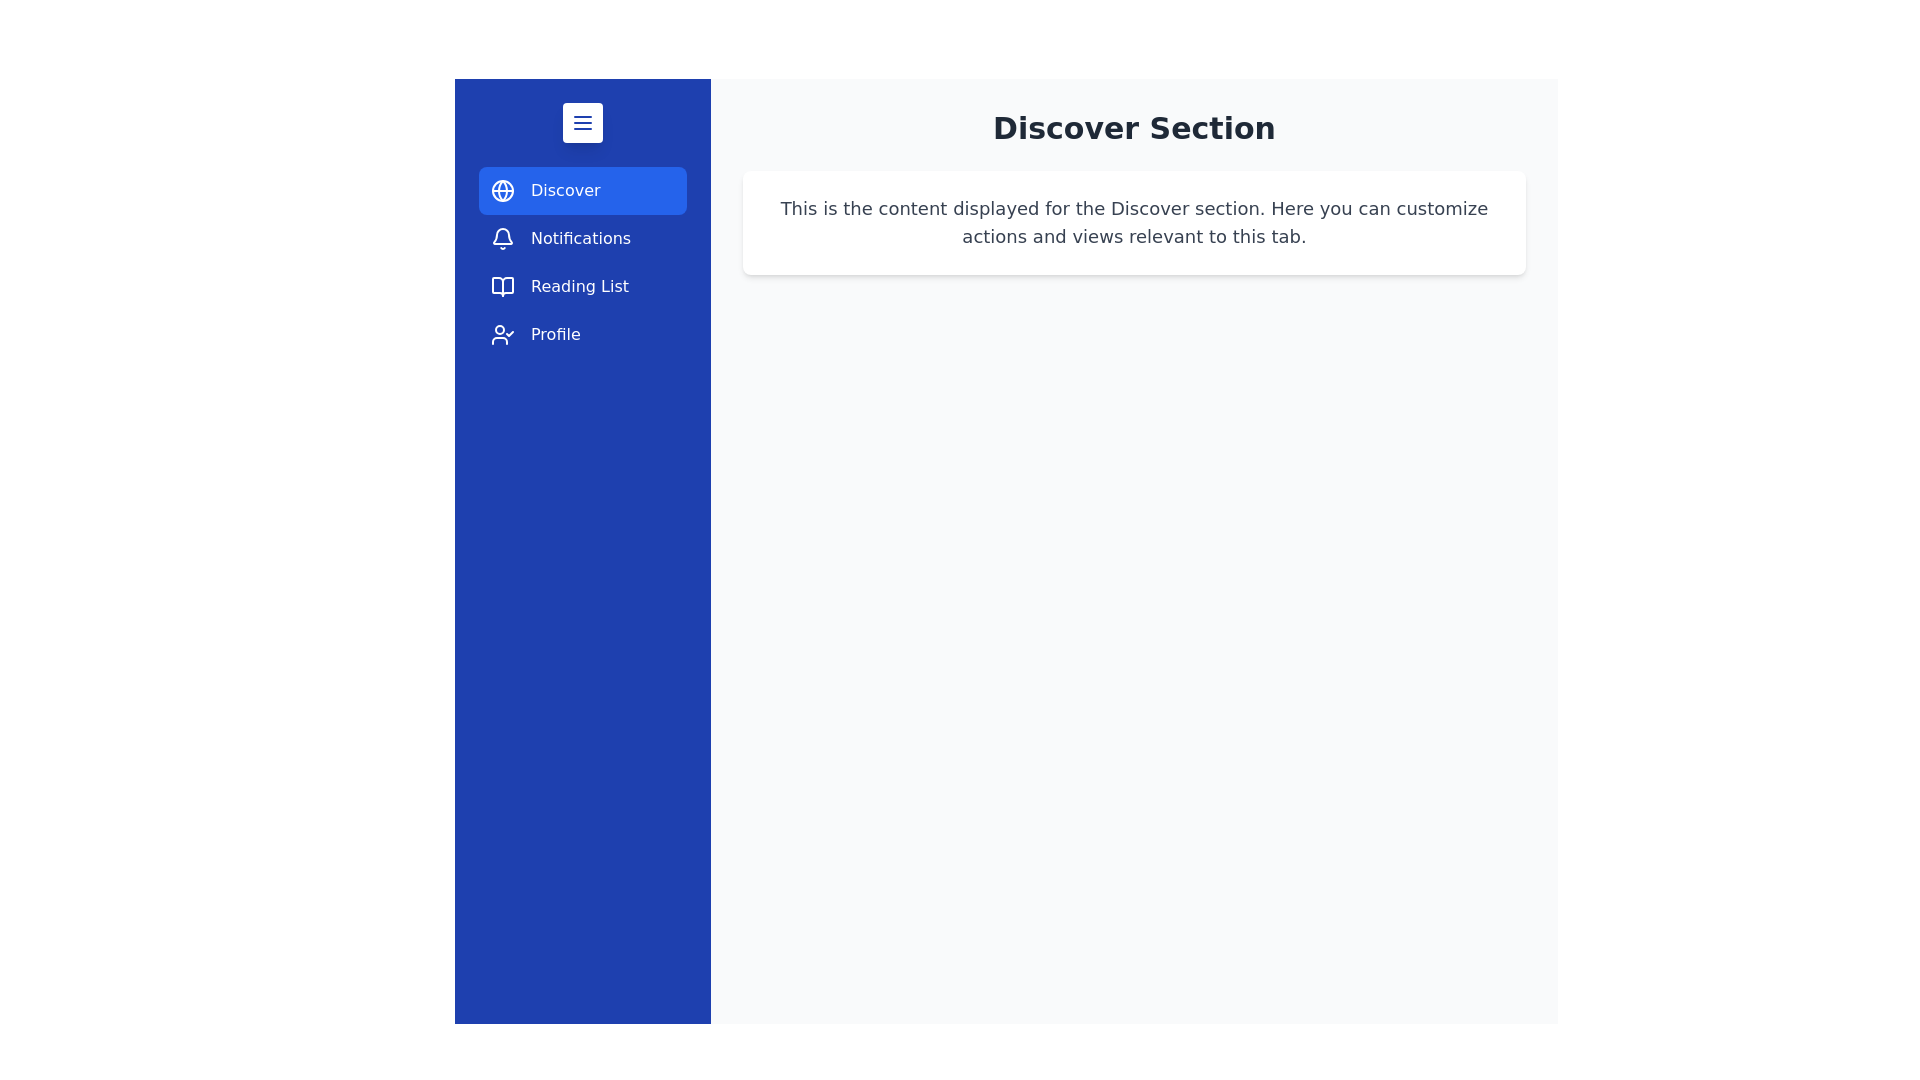  Describe the element at coordinates (581, 238) in the screenshot. I see `the tab labeled Notifications to navigate to its section` at that location.